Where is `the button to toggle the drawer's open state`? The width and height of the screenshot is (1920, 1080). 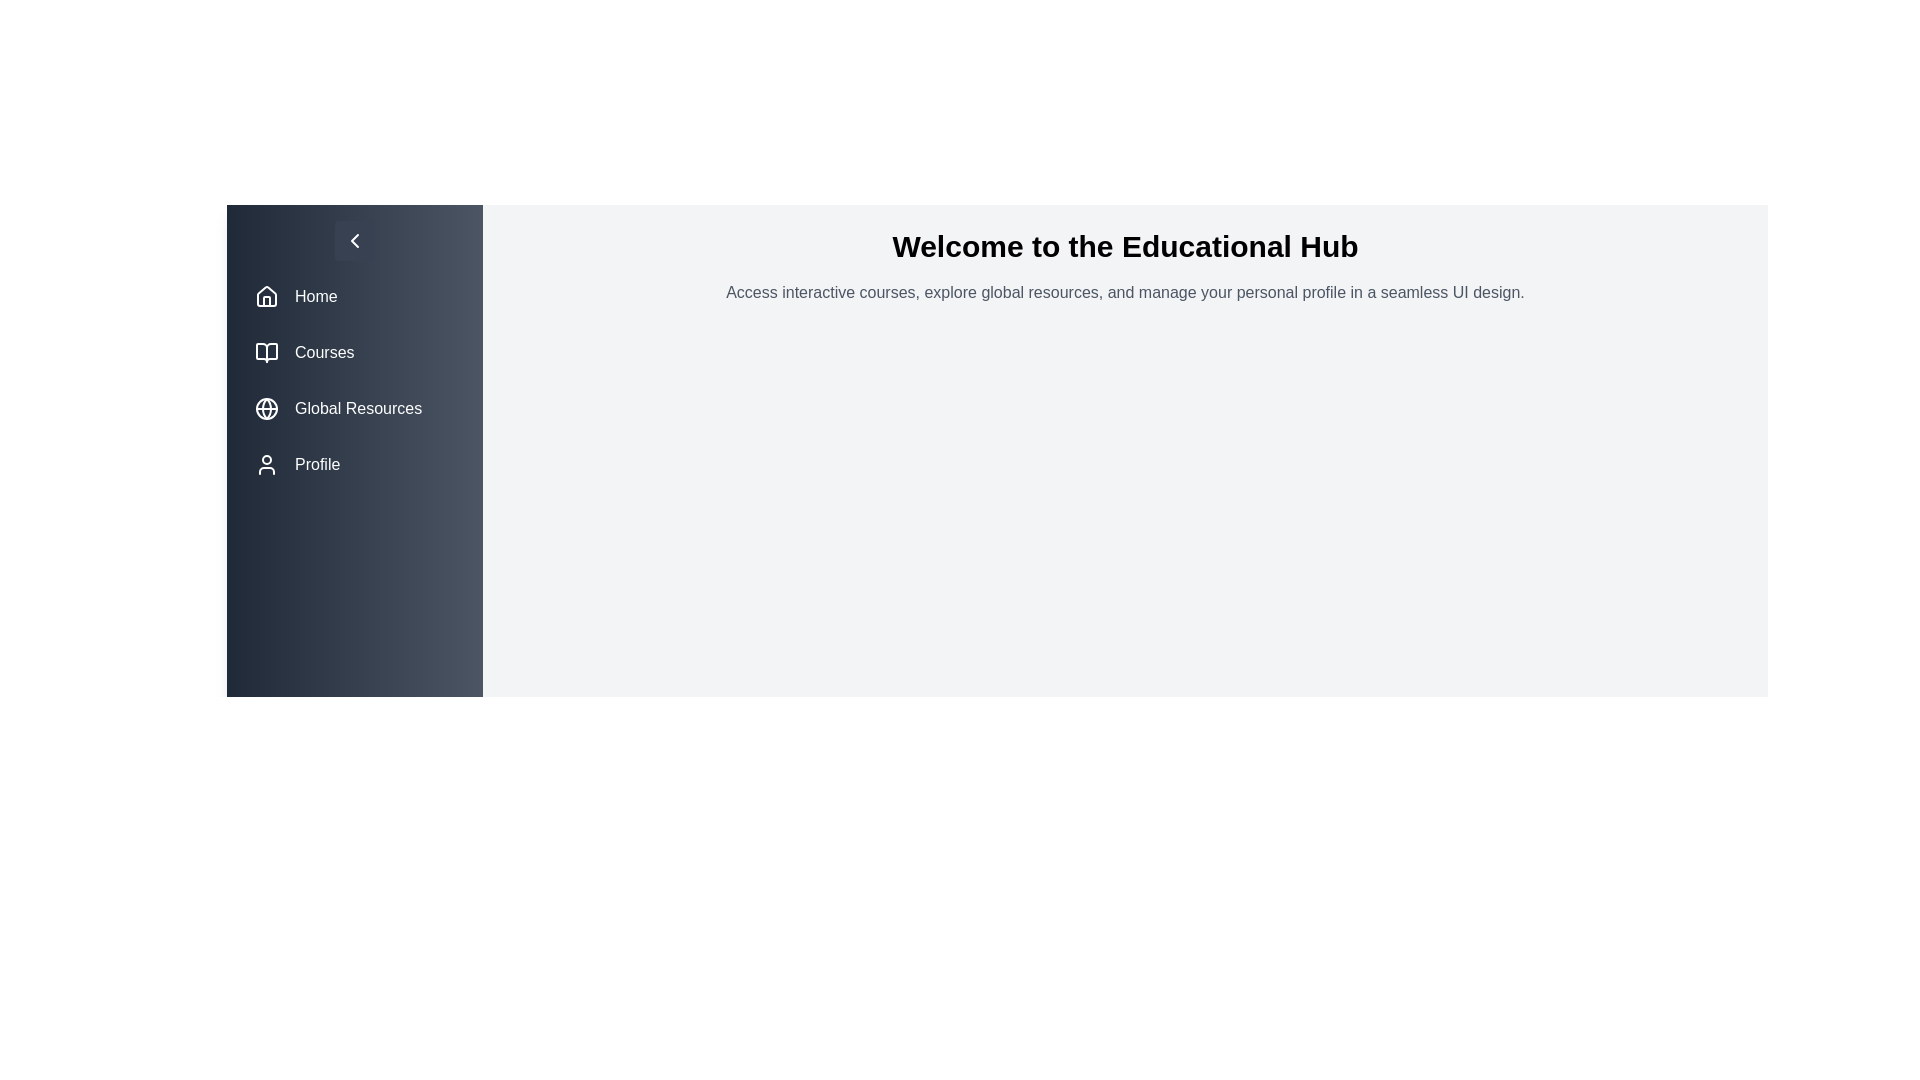 the button to toggle the drawer's open state is located at coordinates (355, 239).